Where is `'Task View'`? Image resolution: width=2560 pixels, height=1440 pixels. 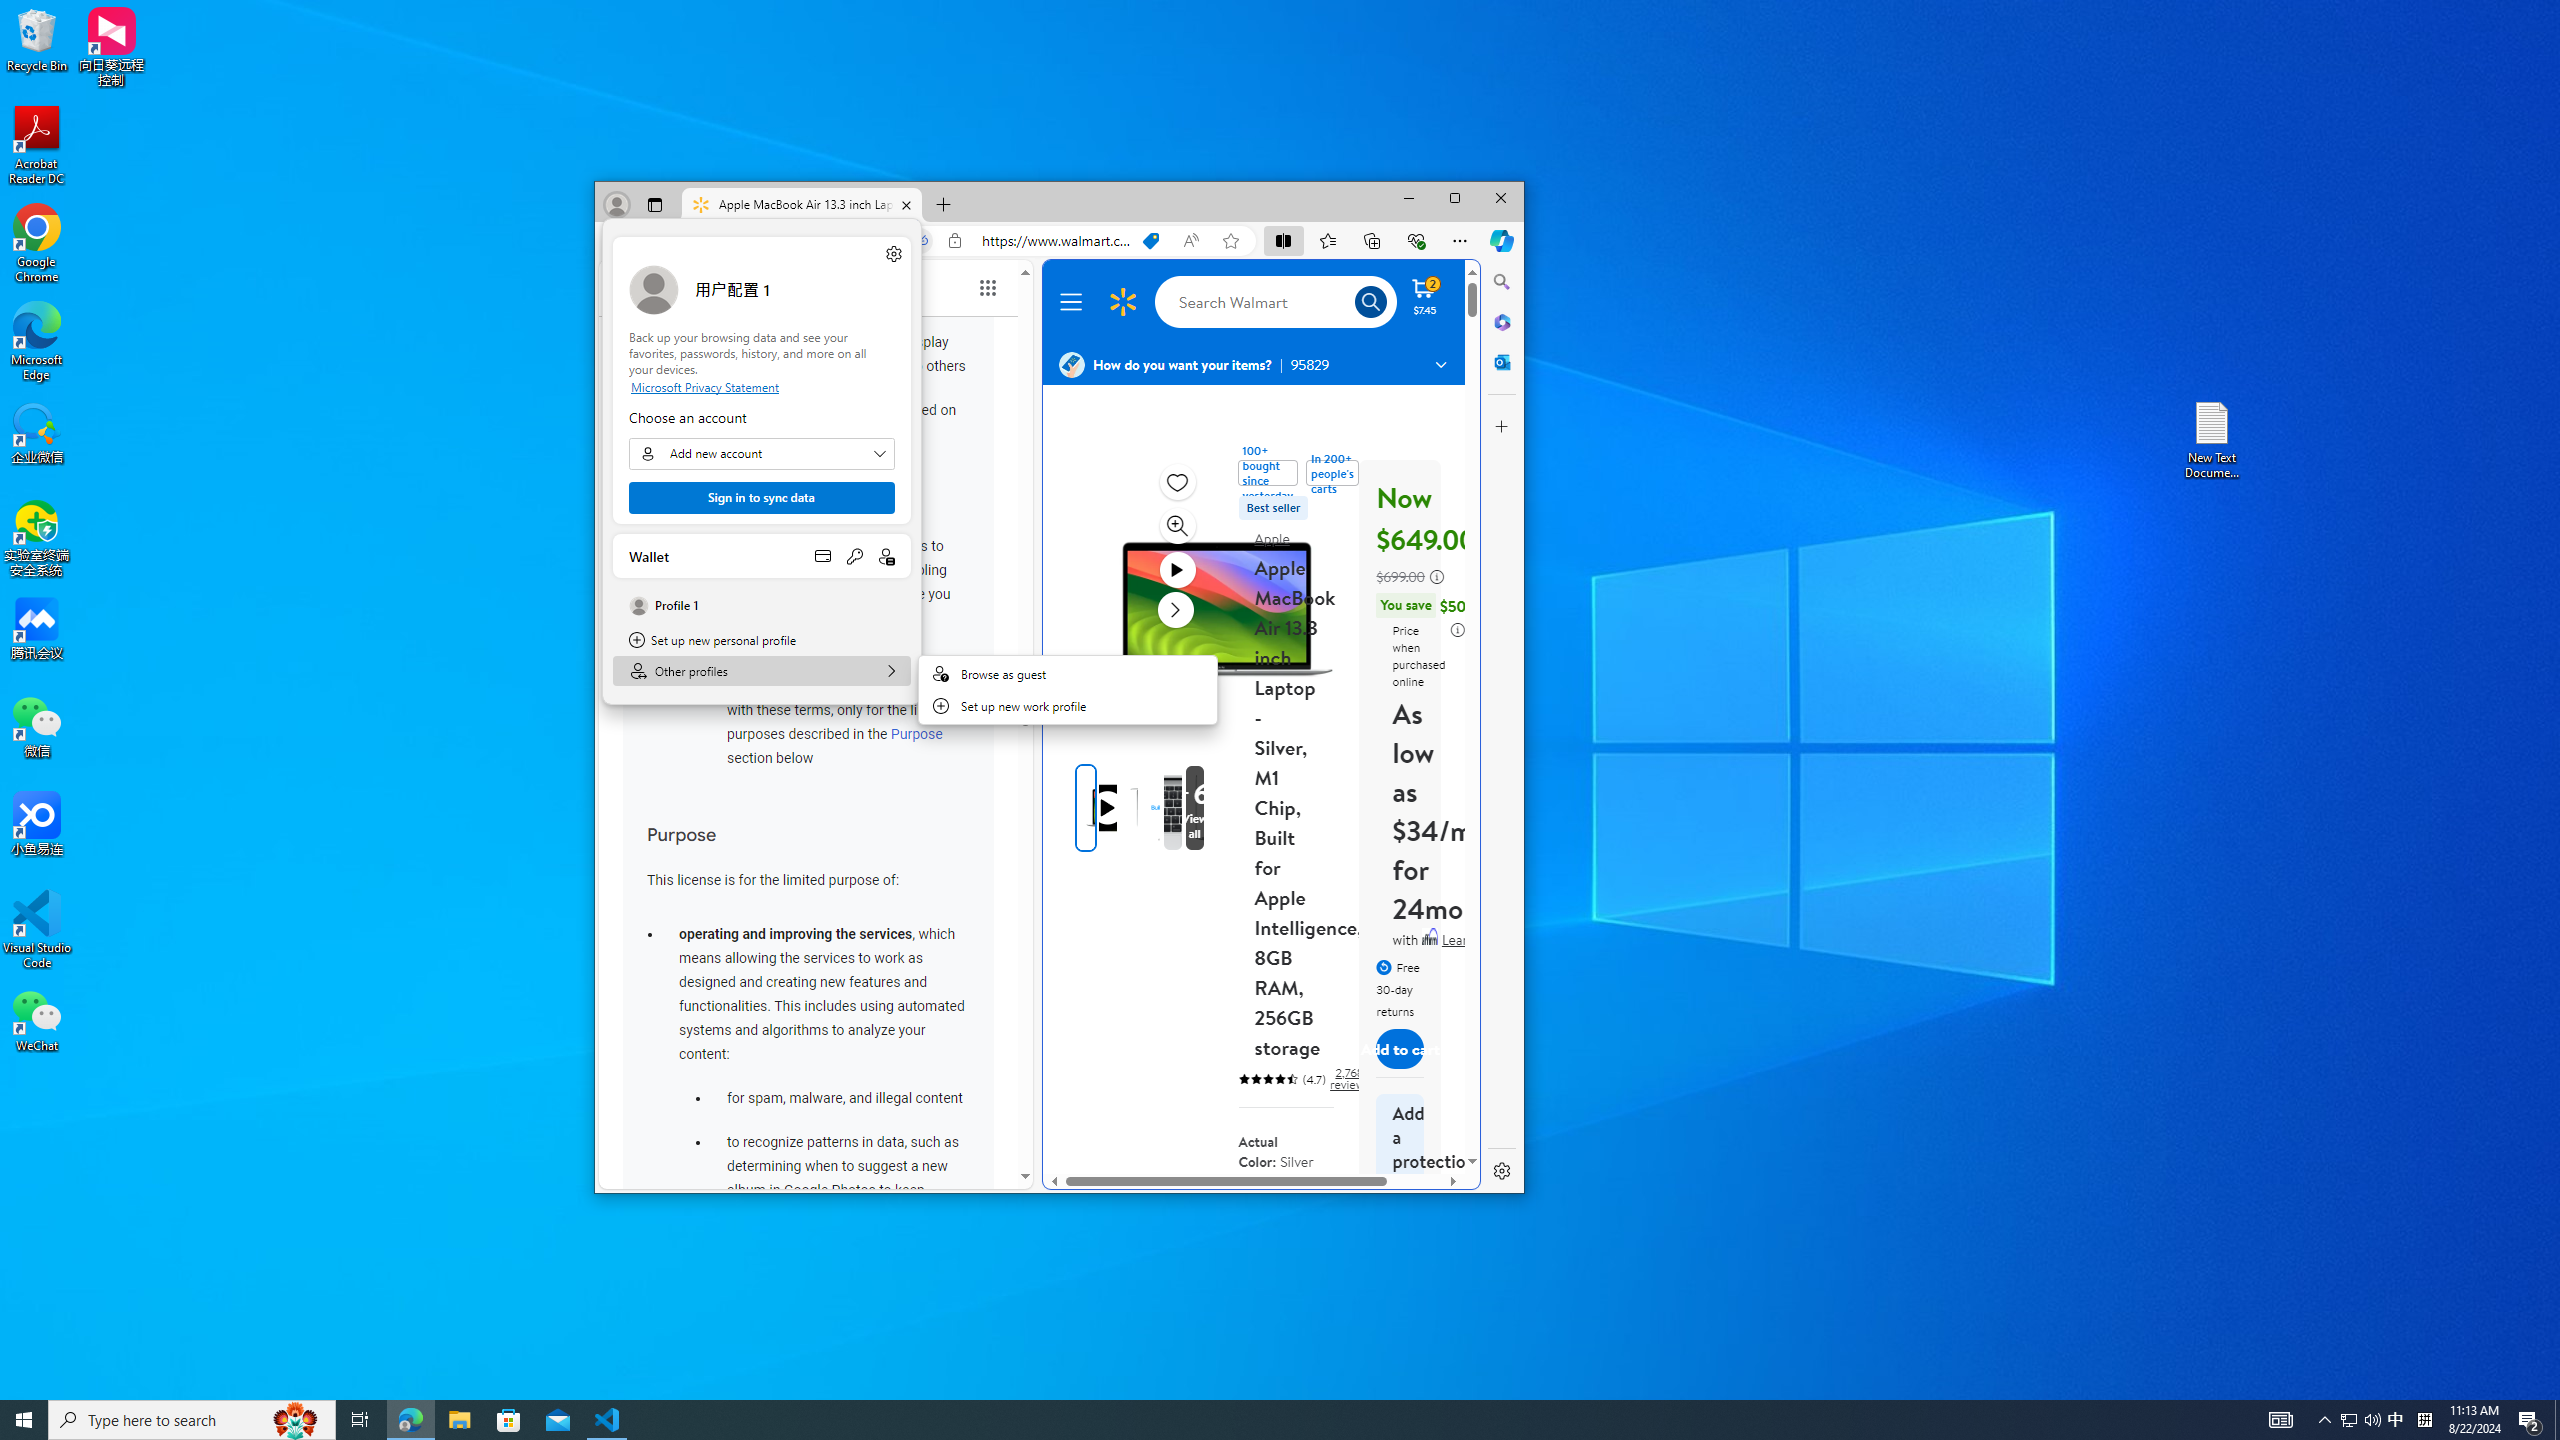
'Task View' is located at coordinates (358, 1418).